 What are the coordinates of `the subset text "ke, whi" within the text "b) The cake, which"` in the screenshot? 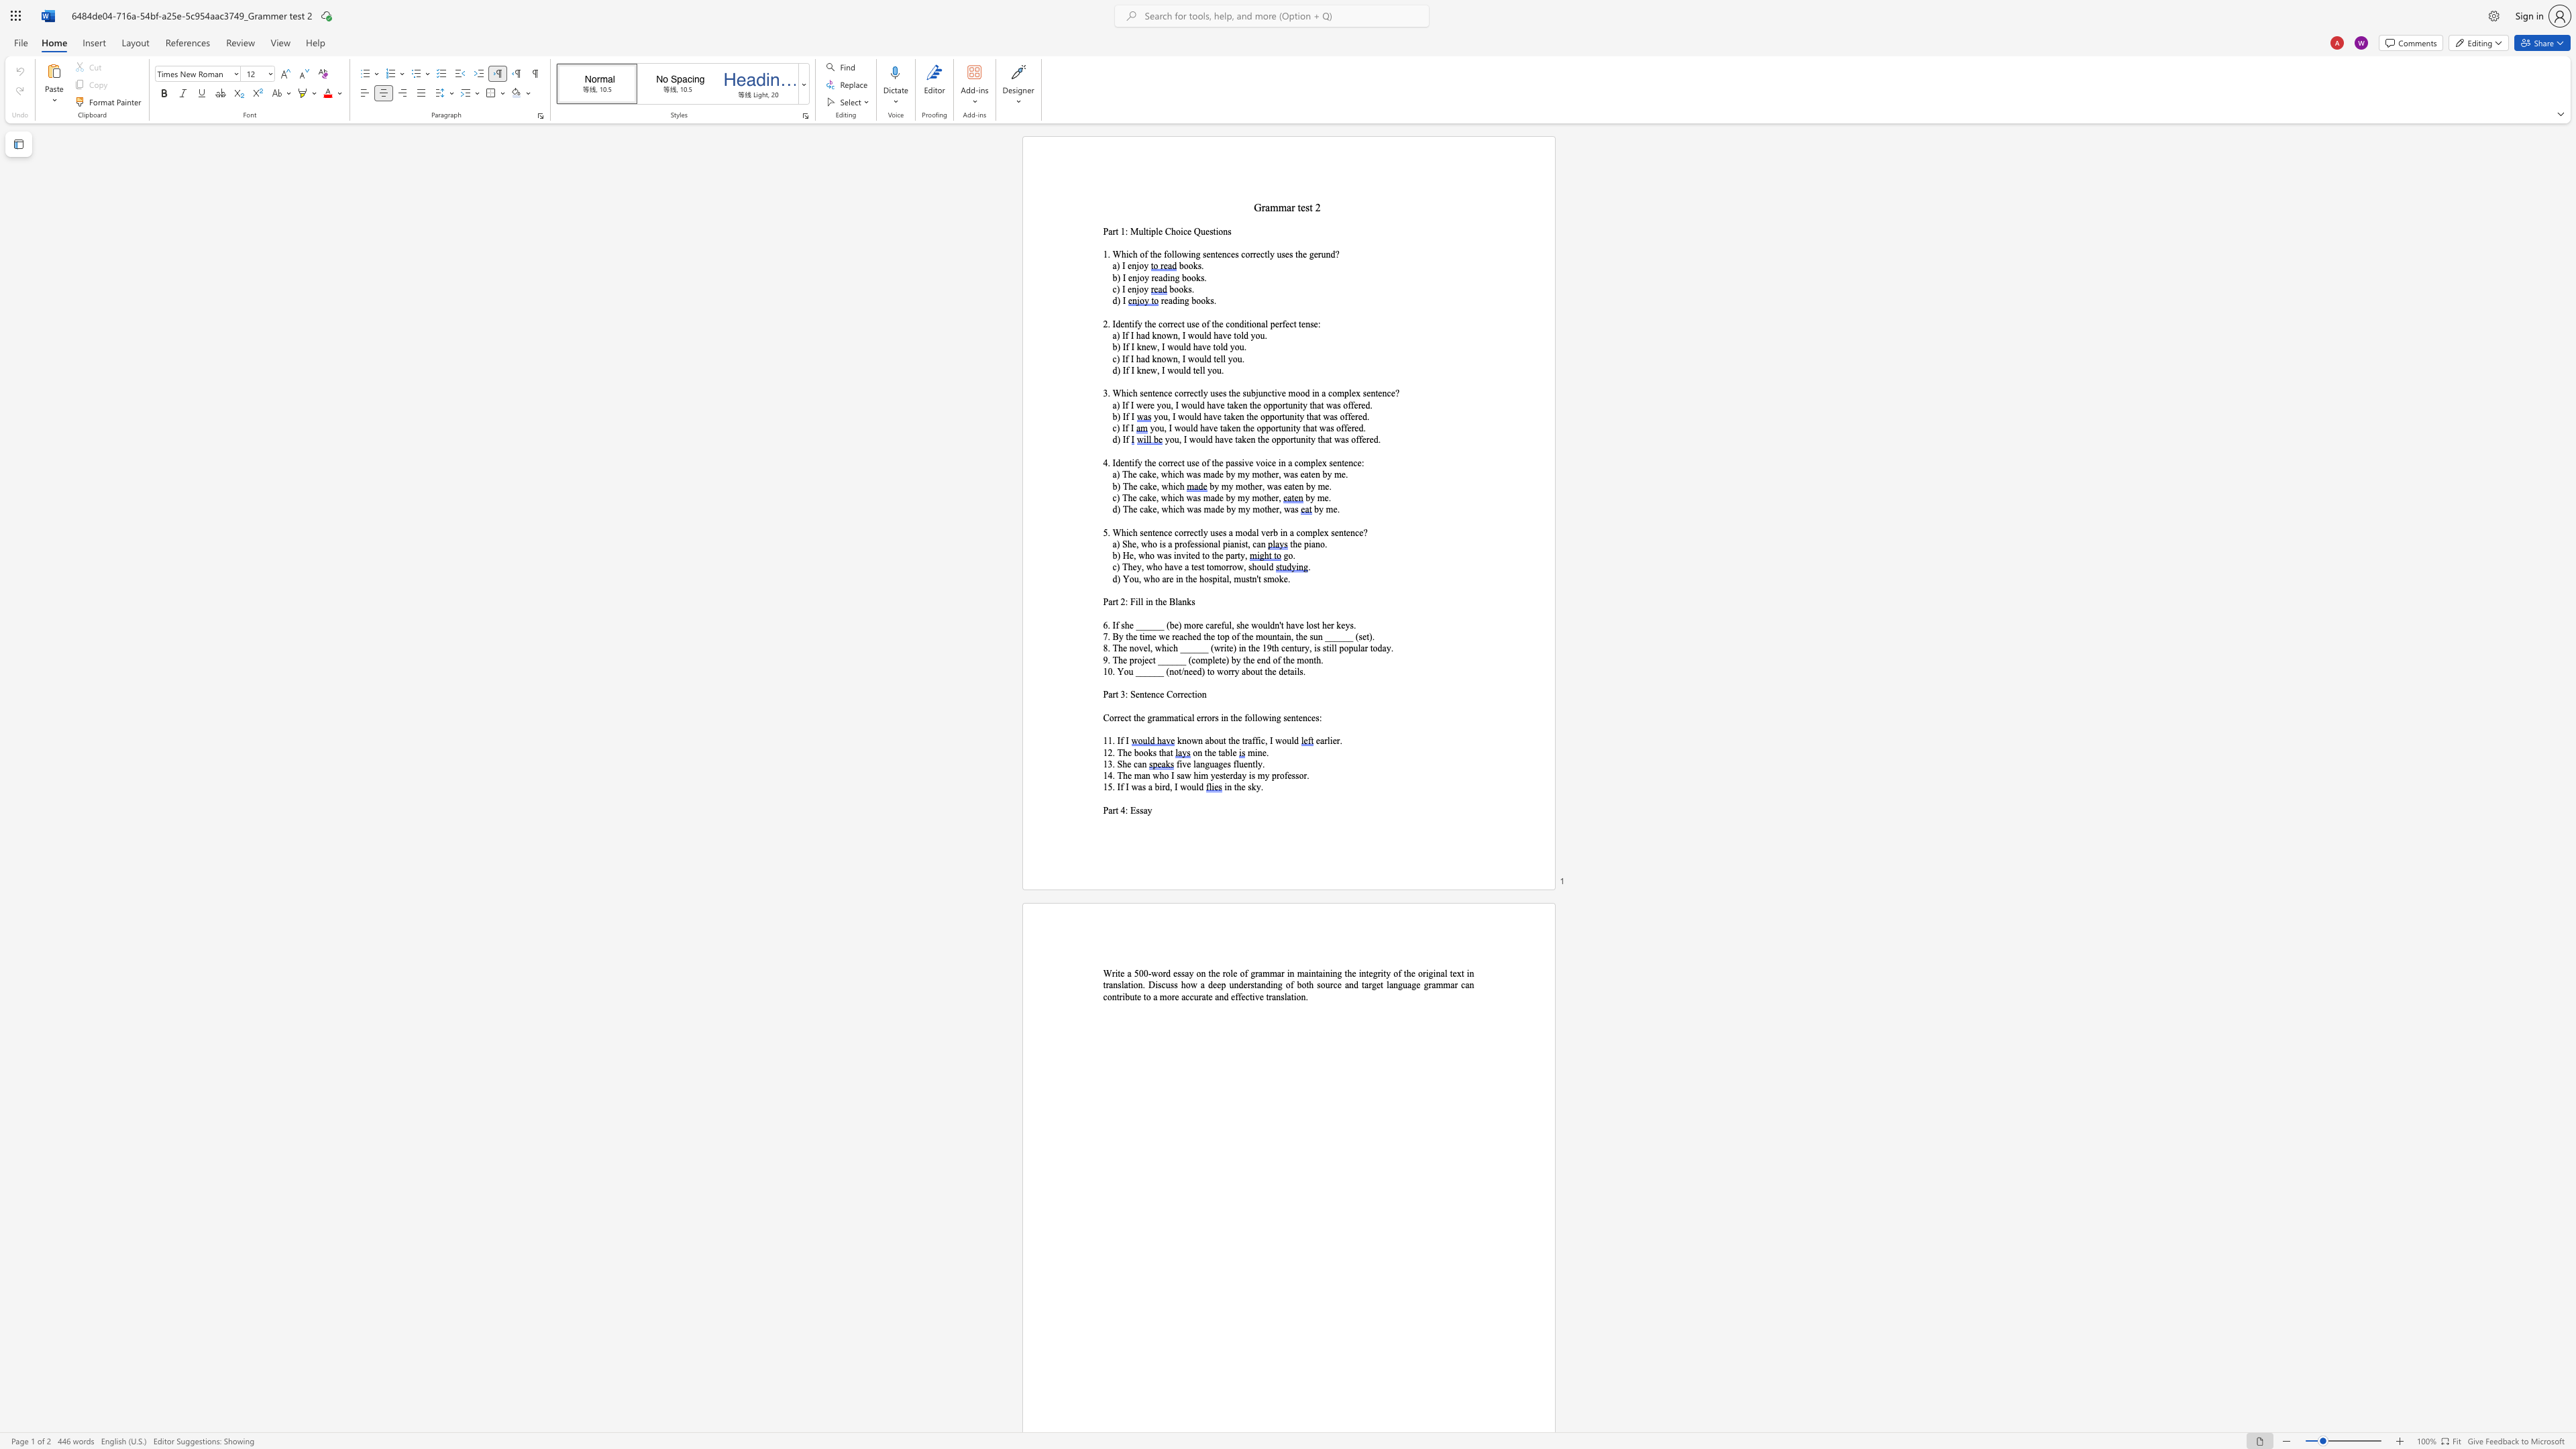 It's located at (1146, 486).